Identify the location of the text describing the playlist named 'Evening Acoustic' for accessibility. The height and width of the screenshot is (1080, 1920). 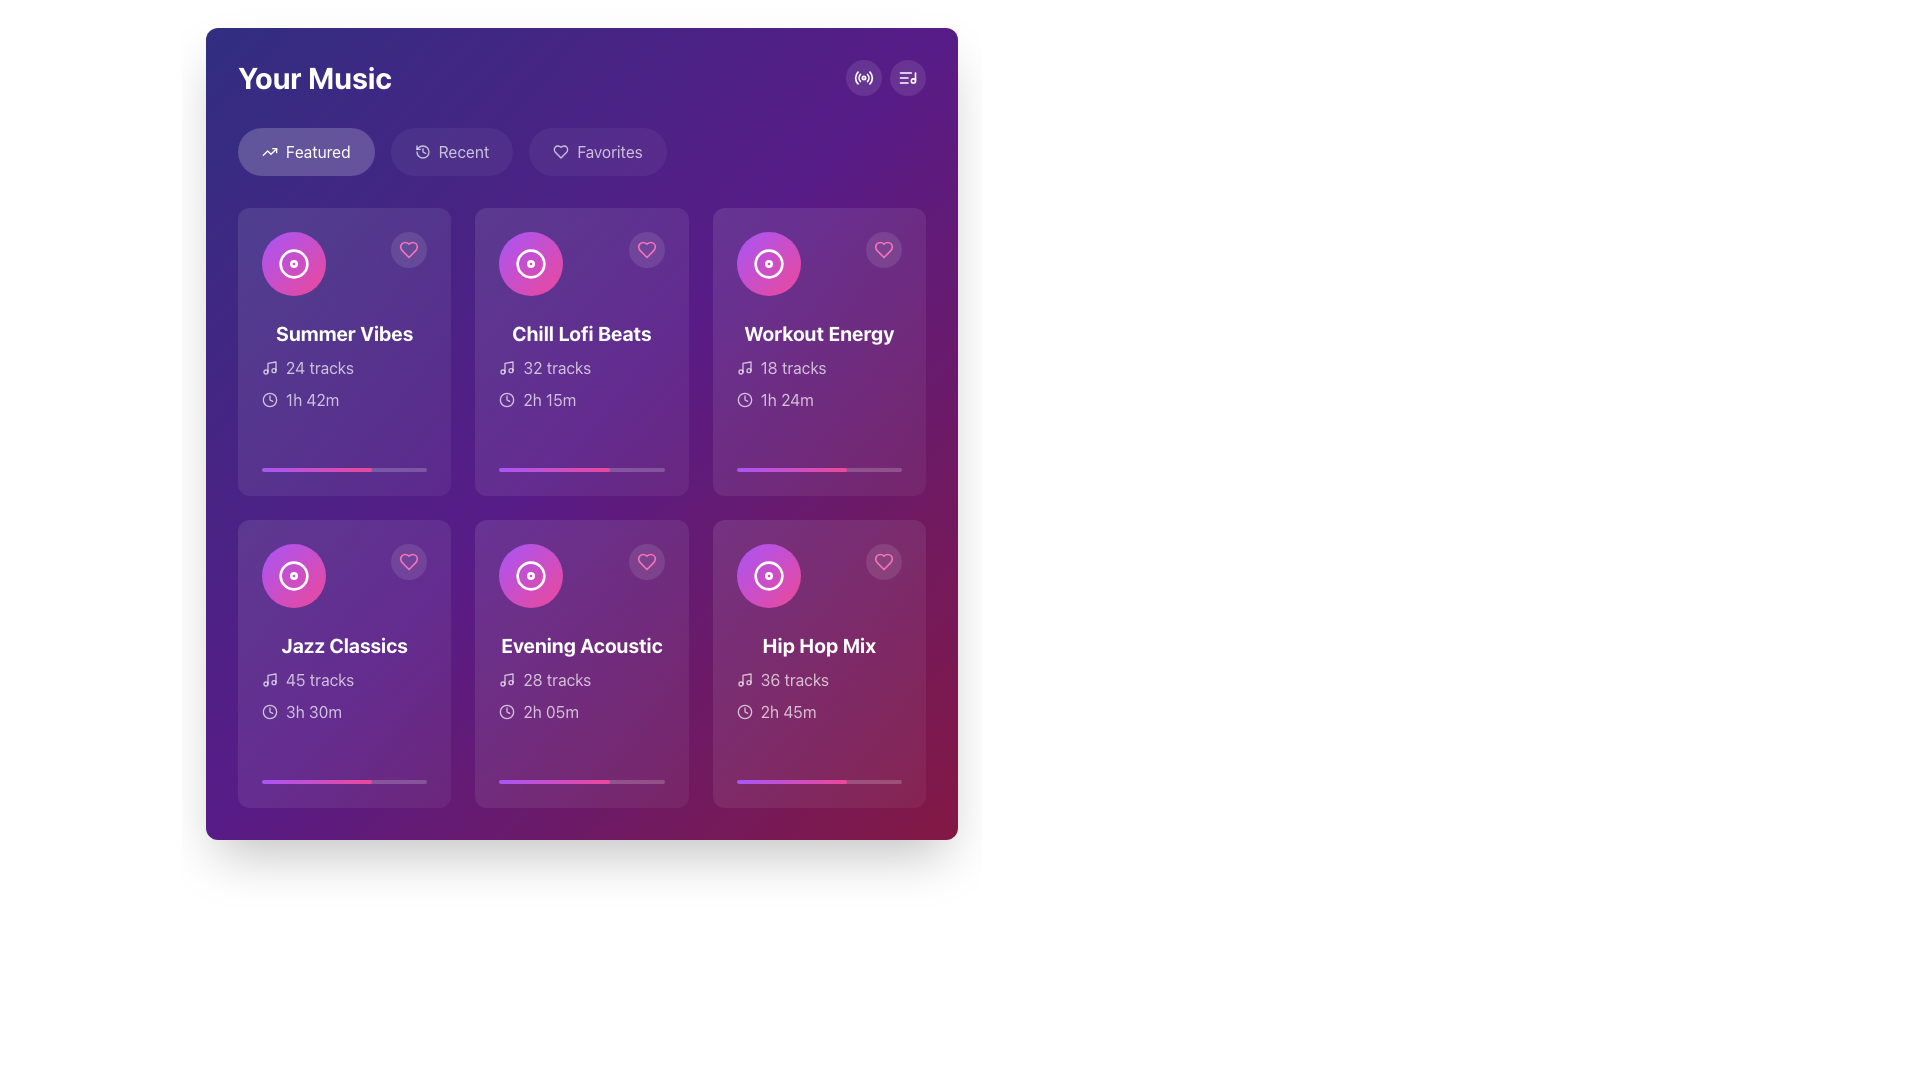
(580, 677).